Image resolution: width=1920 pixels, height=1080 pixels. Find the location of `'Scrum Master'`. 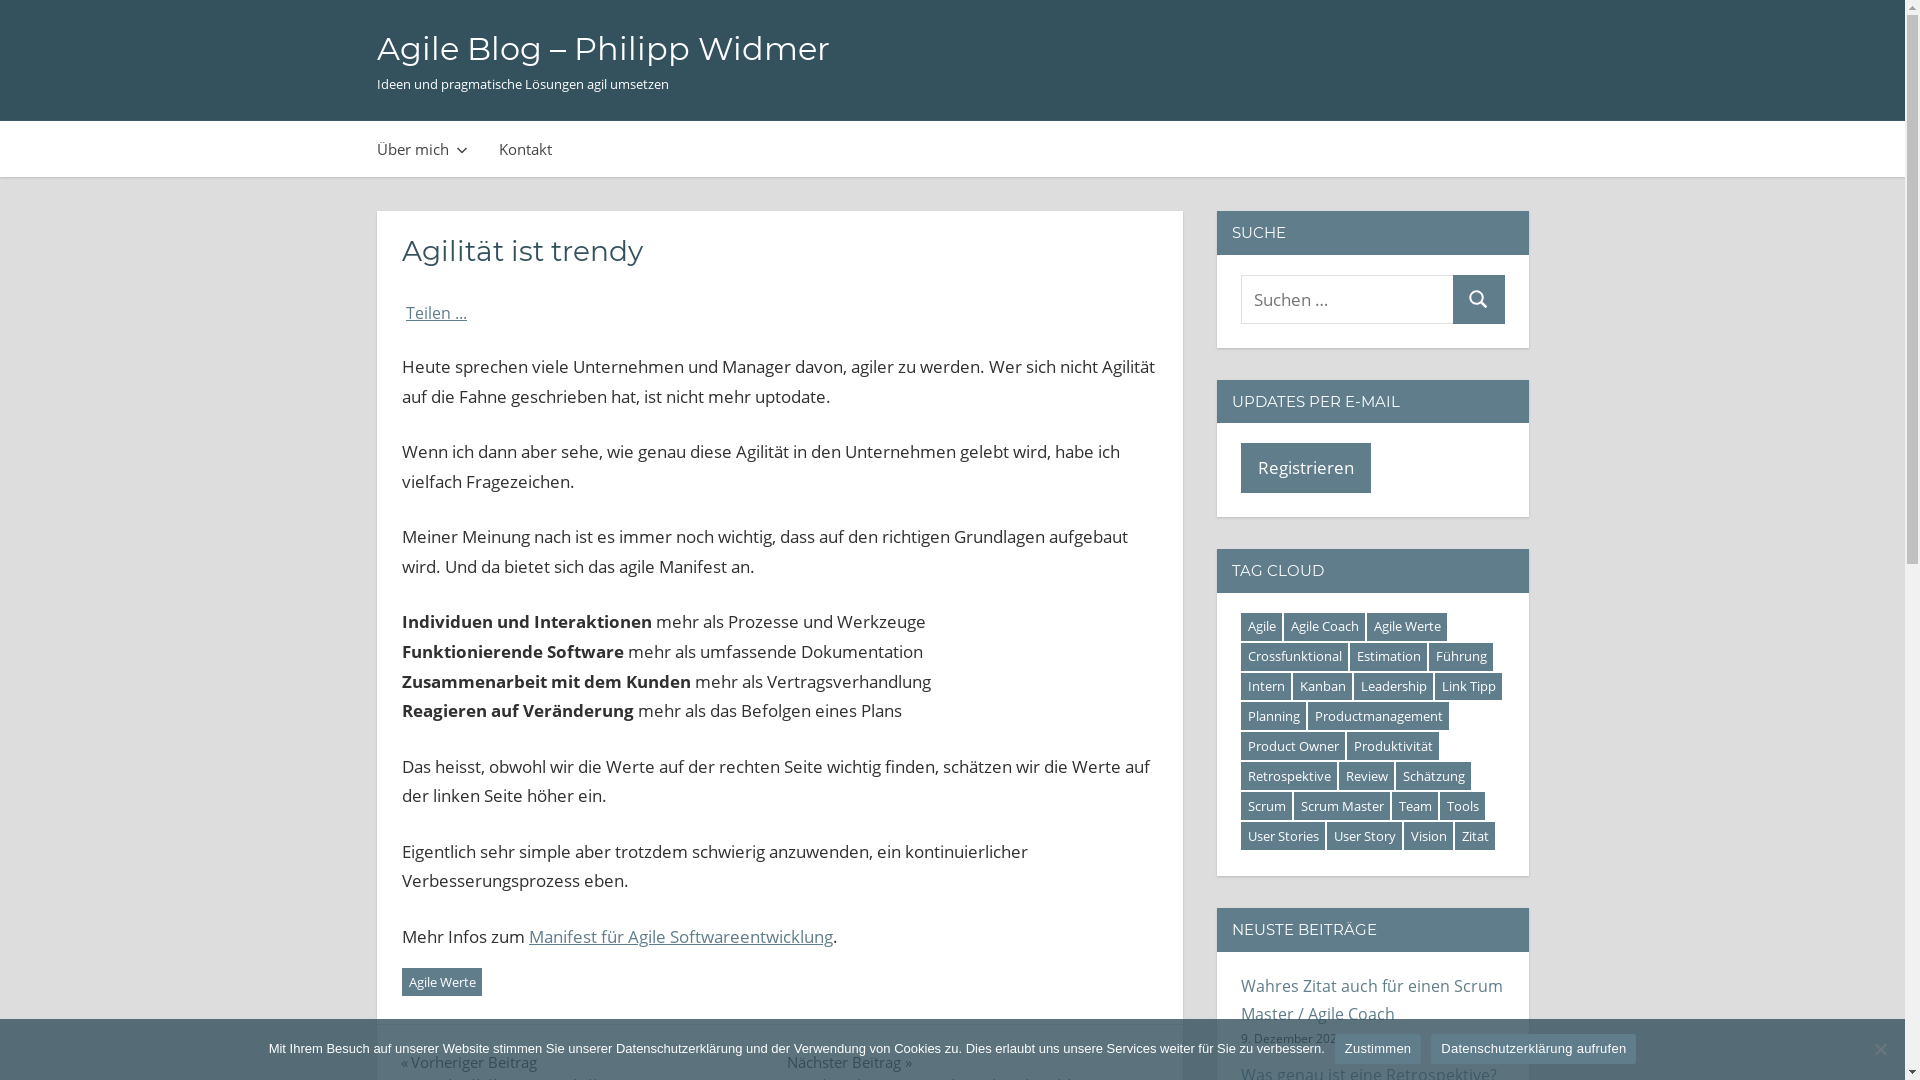

'Scrum Master' is located at coordinates (1342, 805).